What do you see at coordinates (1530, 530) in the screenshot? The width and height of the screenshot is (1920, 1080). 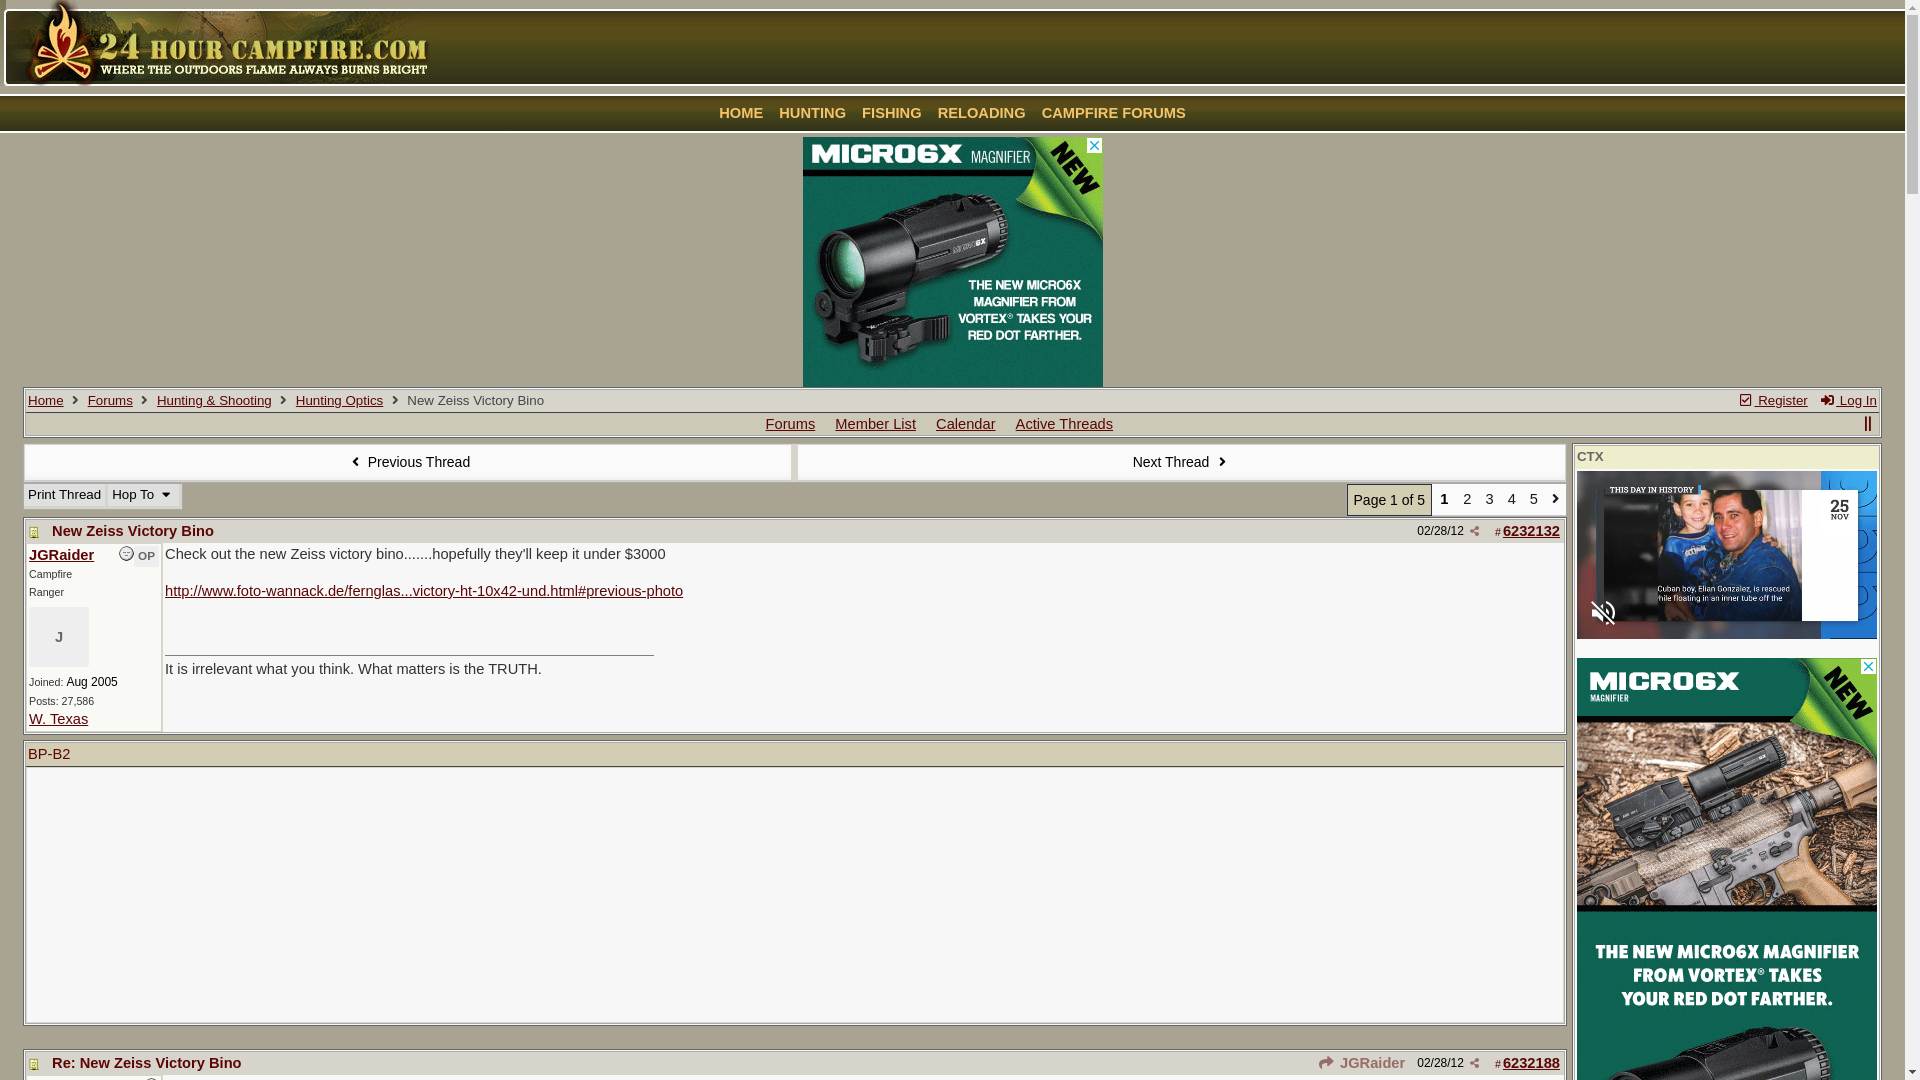 I see `'6232132'` at bounding box center [1530, 530].